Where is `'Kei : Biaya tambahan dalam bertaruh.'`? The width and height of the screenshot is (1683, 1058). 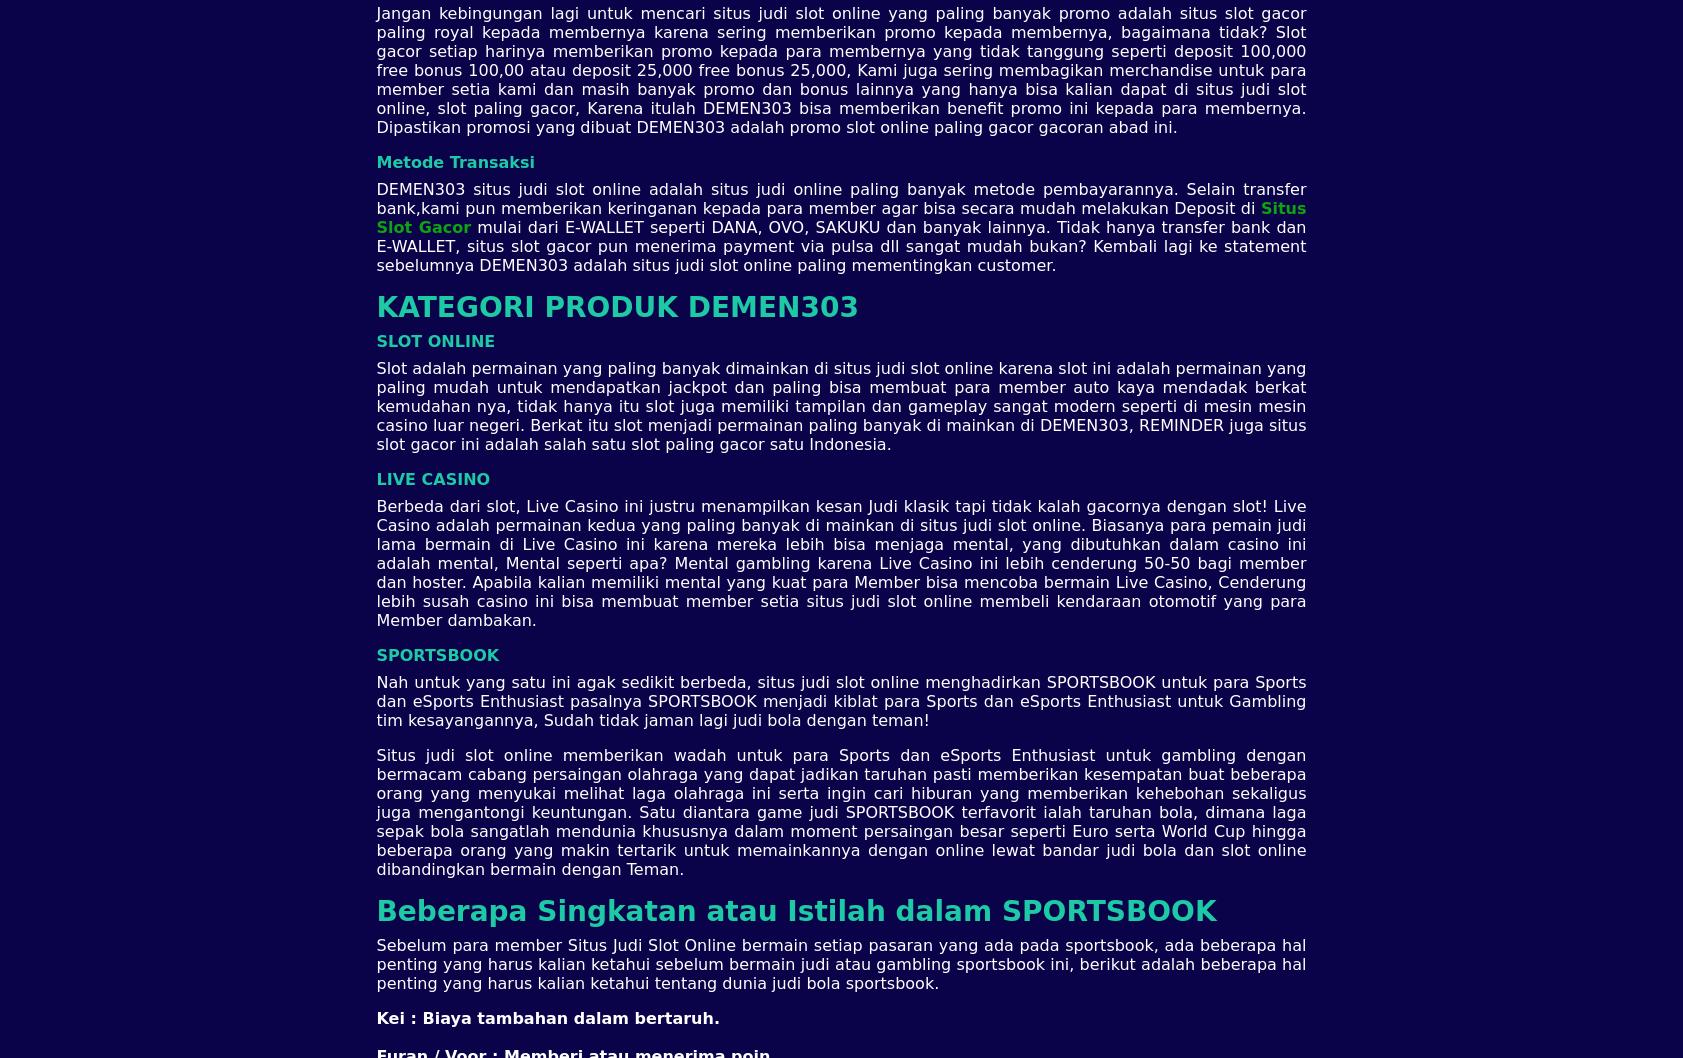 'Kei : Biaya tambahan dalam bertaruh.' is located at coordinates (375, 1016).